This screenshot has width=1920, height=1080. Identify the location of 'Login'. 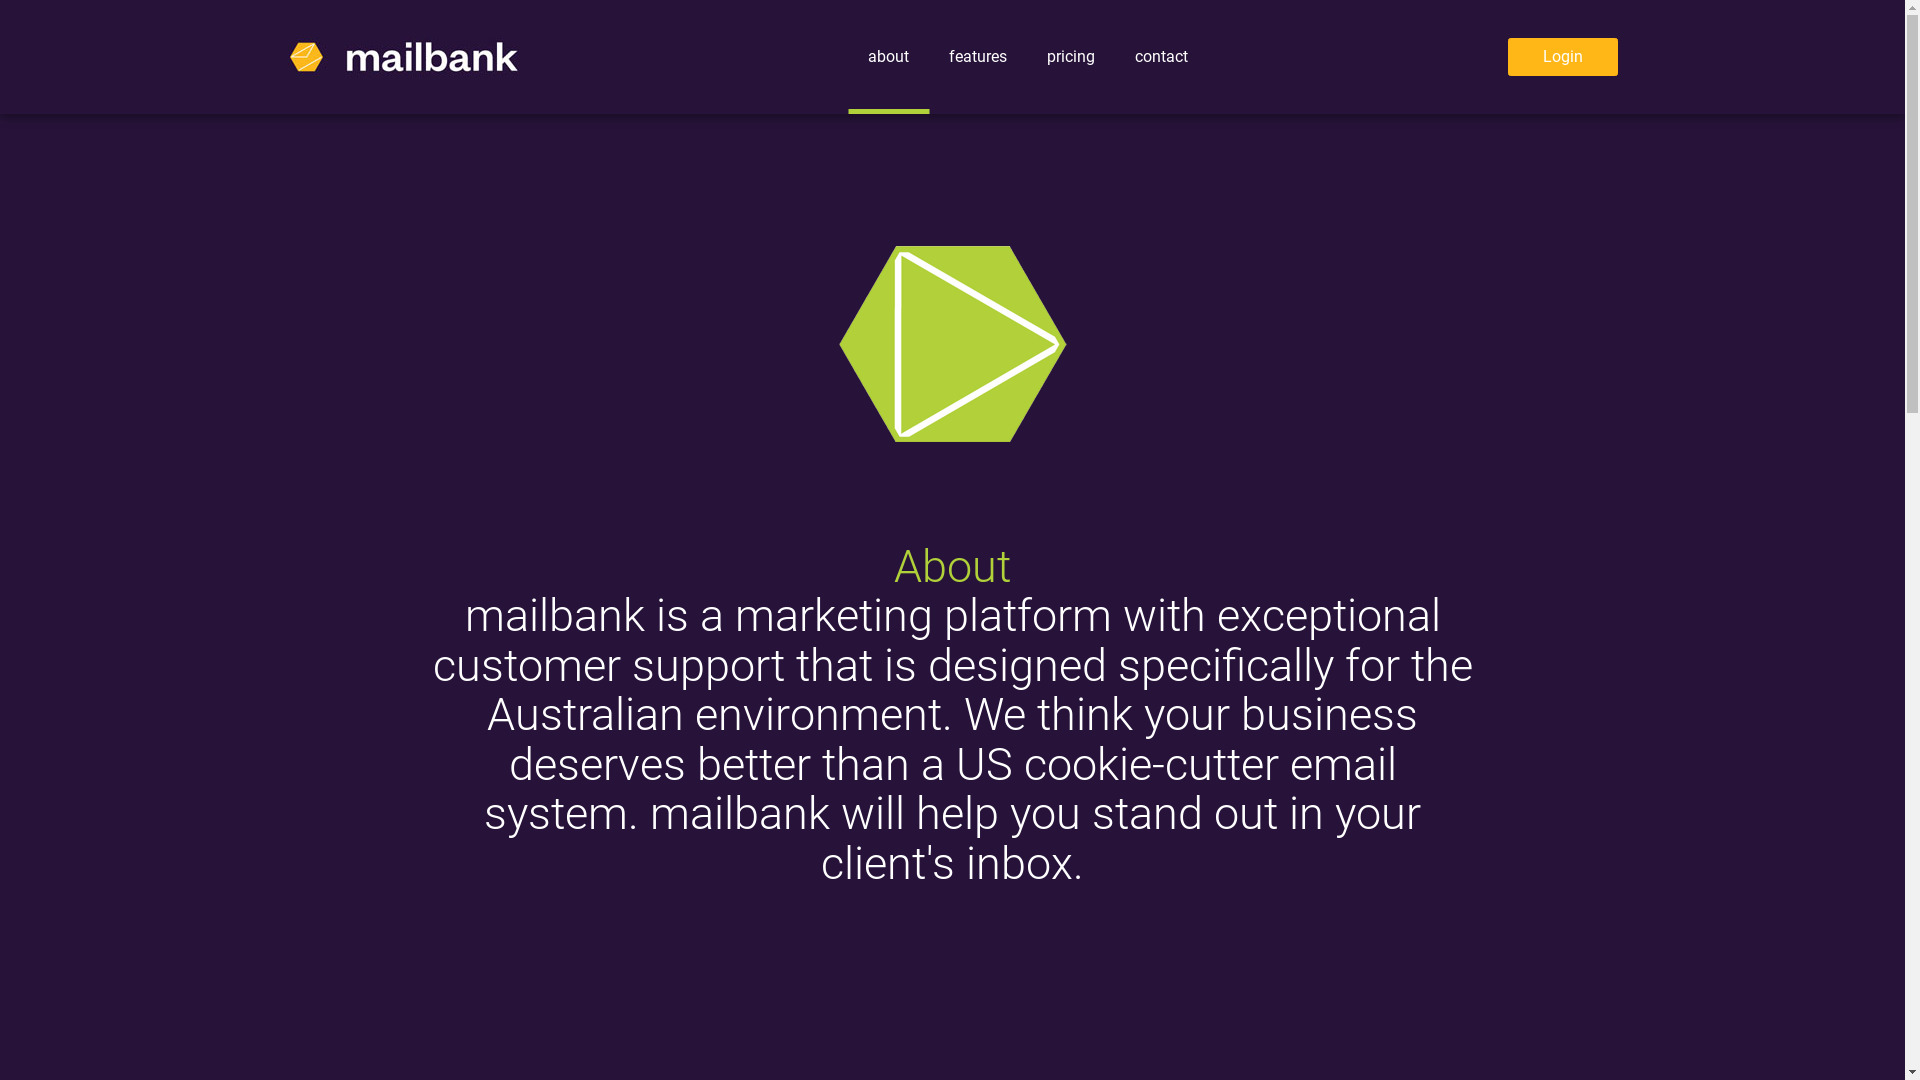
(1507, 56).